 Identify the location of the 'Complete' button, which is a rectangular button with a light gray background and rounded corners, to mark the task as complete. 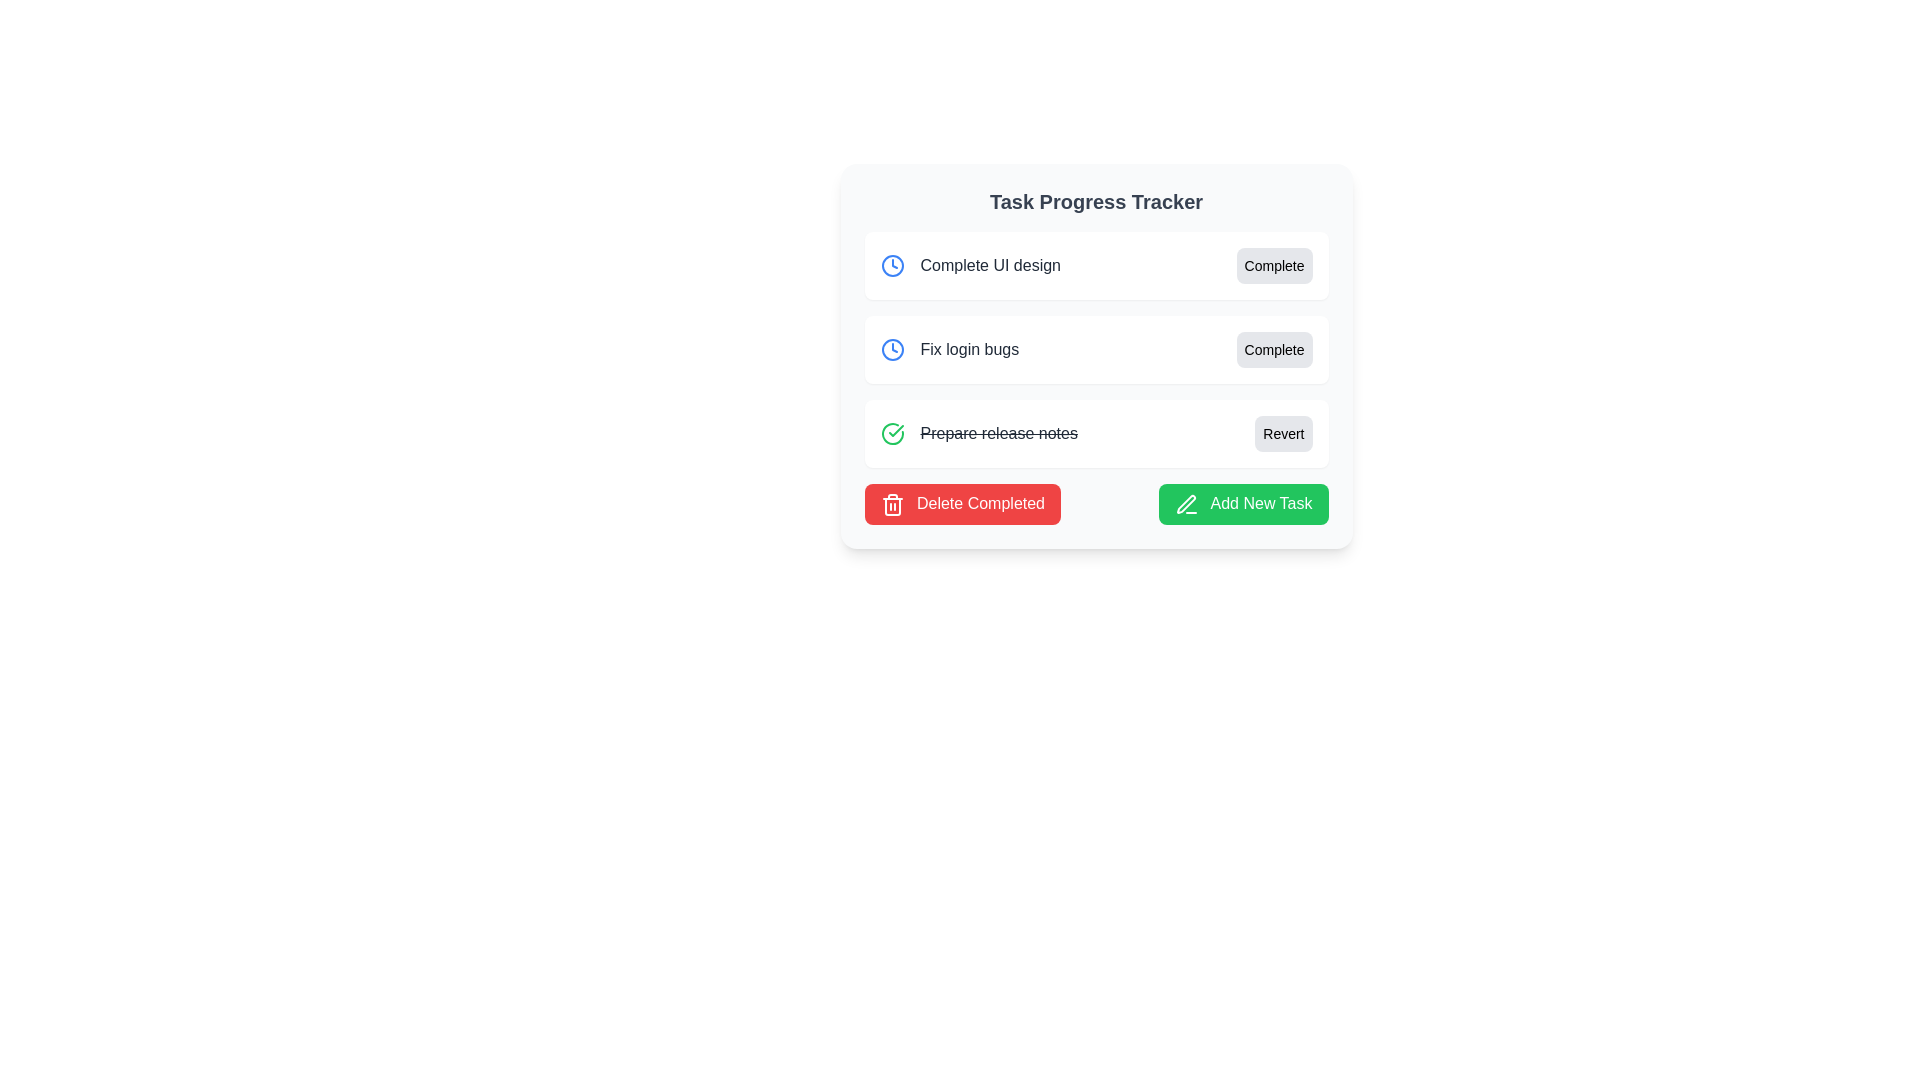
(1273, 265).